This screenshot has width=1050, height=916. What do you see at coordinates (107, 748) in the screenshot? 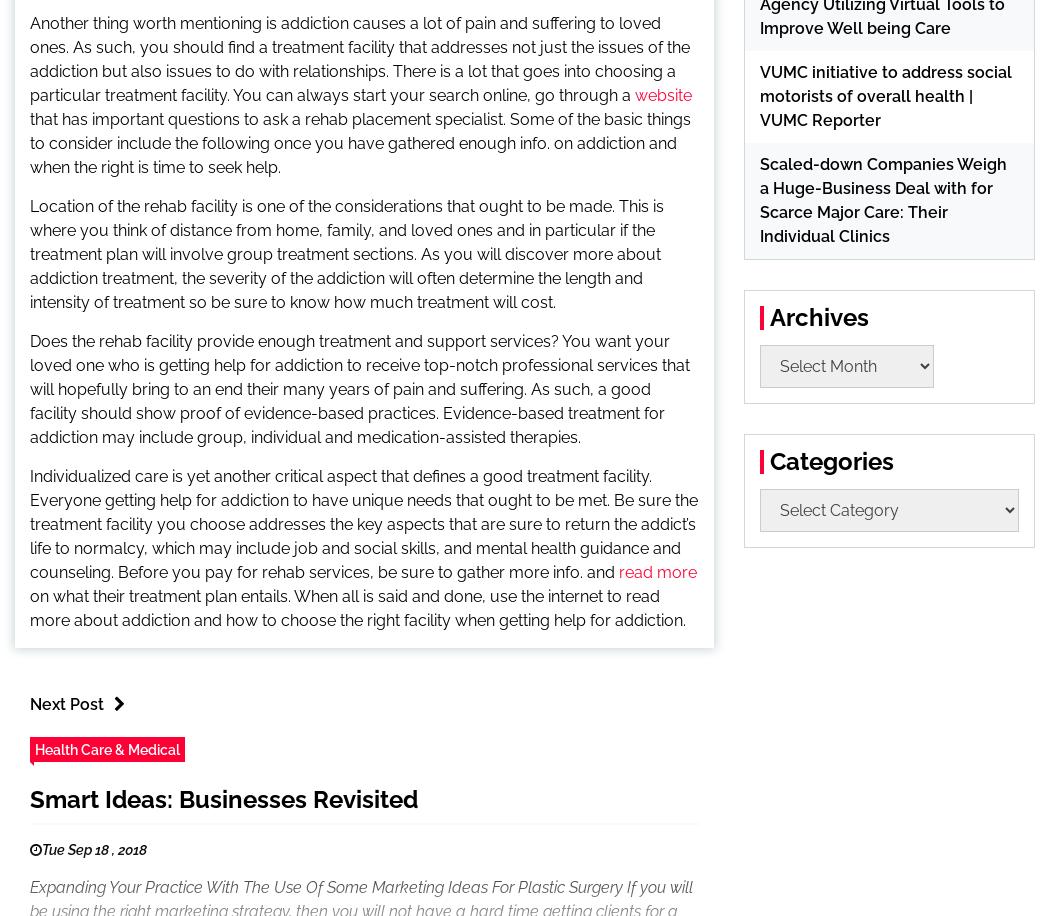
I see `'Health Care & Medical'` at bounding box center [107, 748].